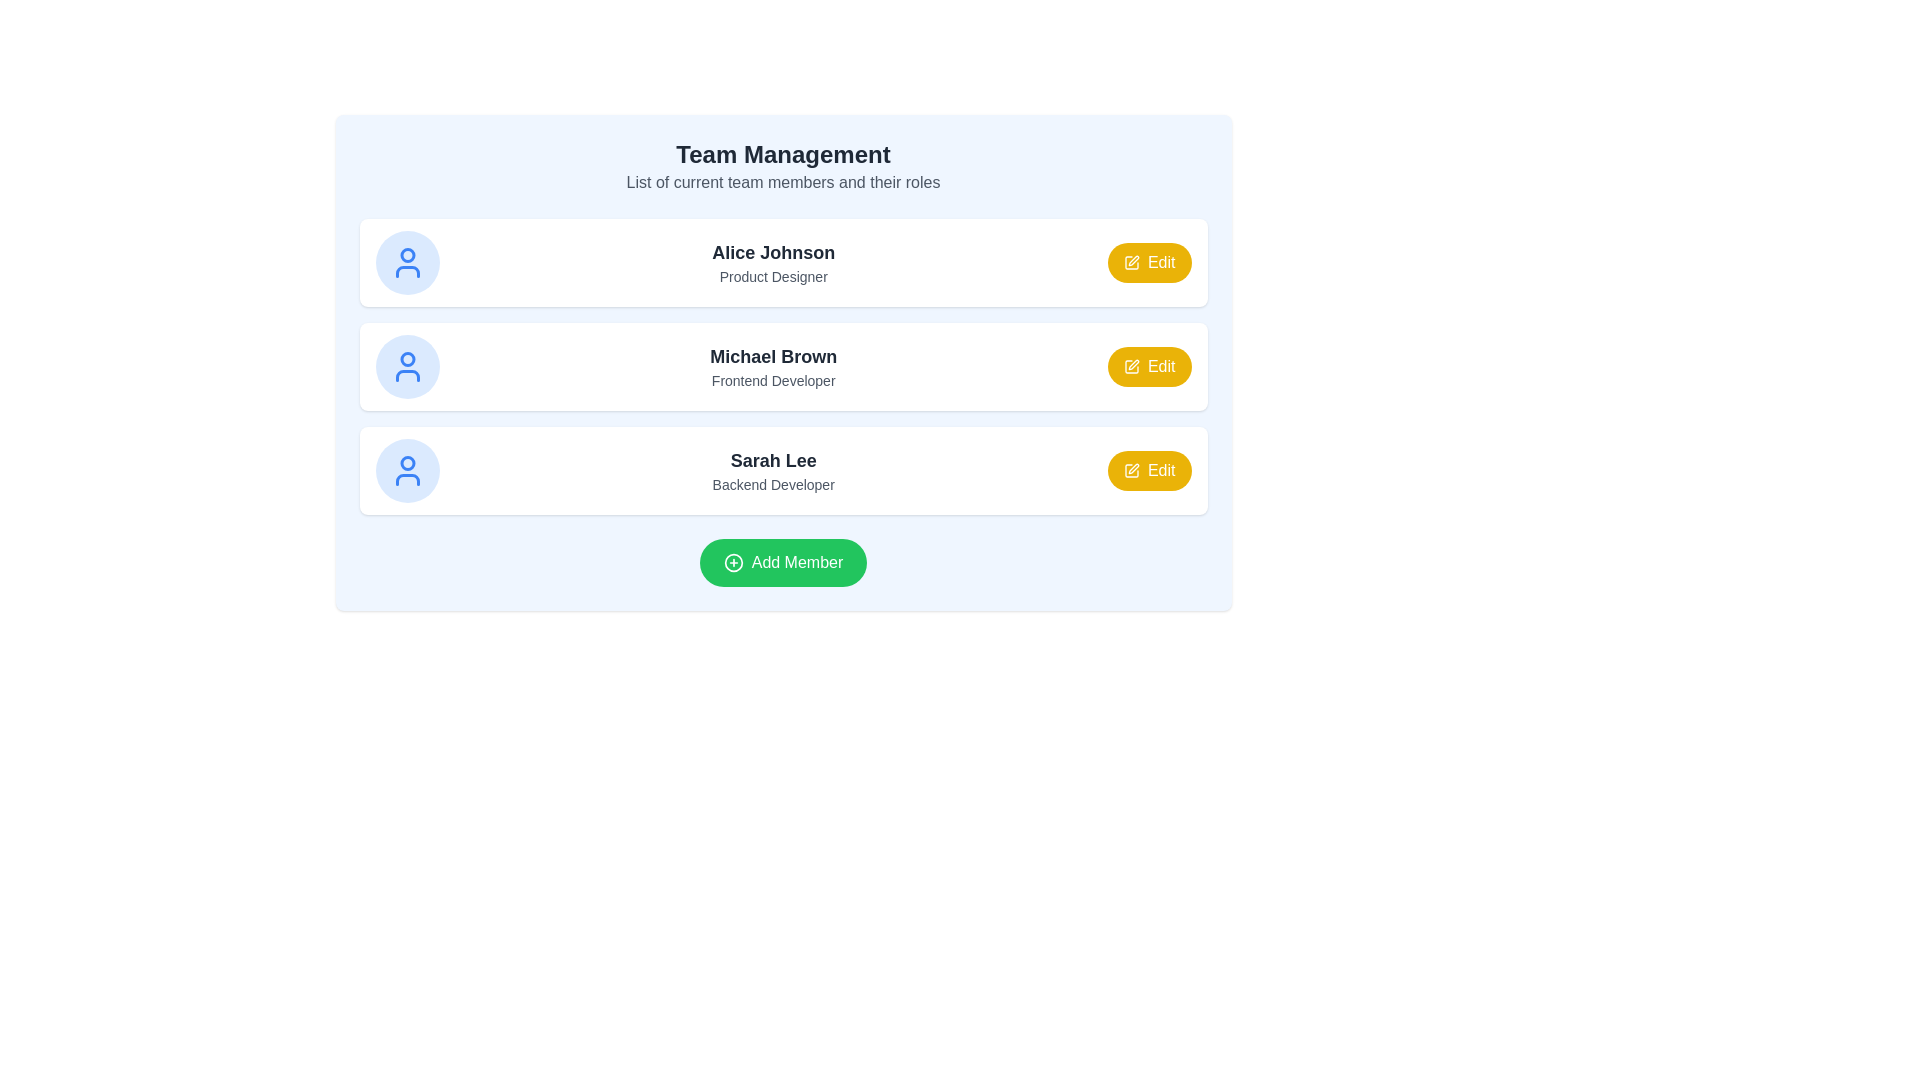 This screenshot has width=1920, height=1080. I want to click on the bottom half of the user icon representing 'Michael Brown' in the user list, so click(406, 375).